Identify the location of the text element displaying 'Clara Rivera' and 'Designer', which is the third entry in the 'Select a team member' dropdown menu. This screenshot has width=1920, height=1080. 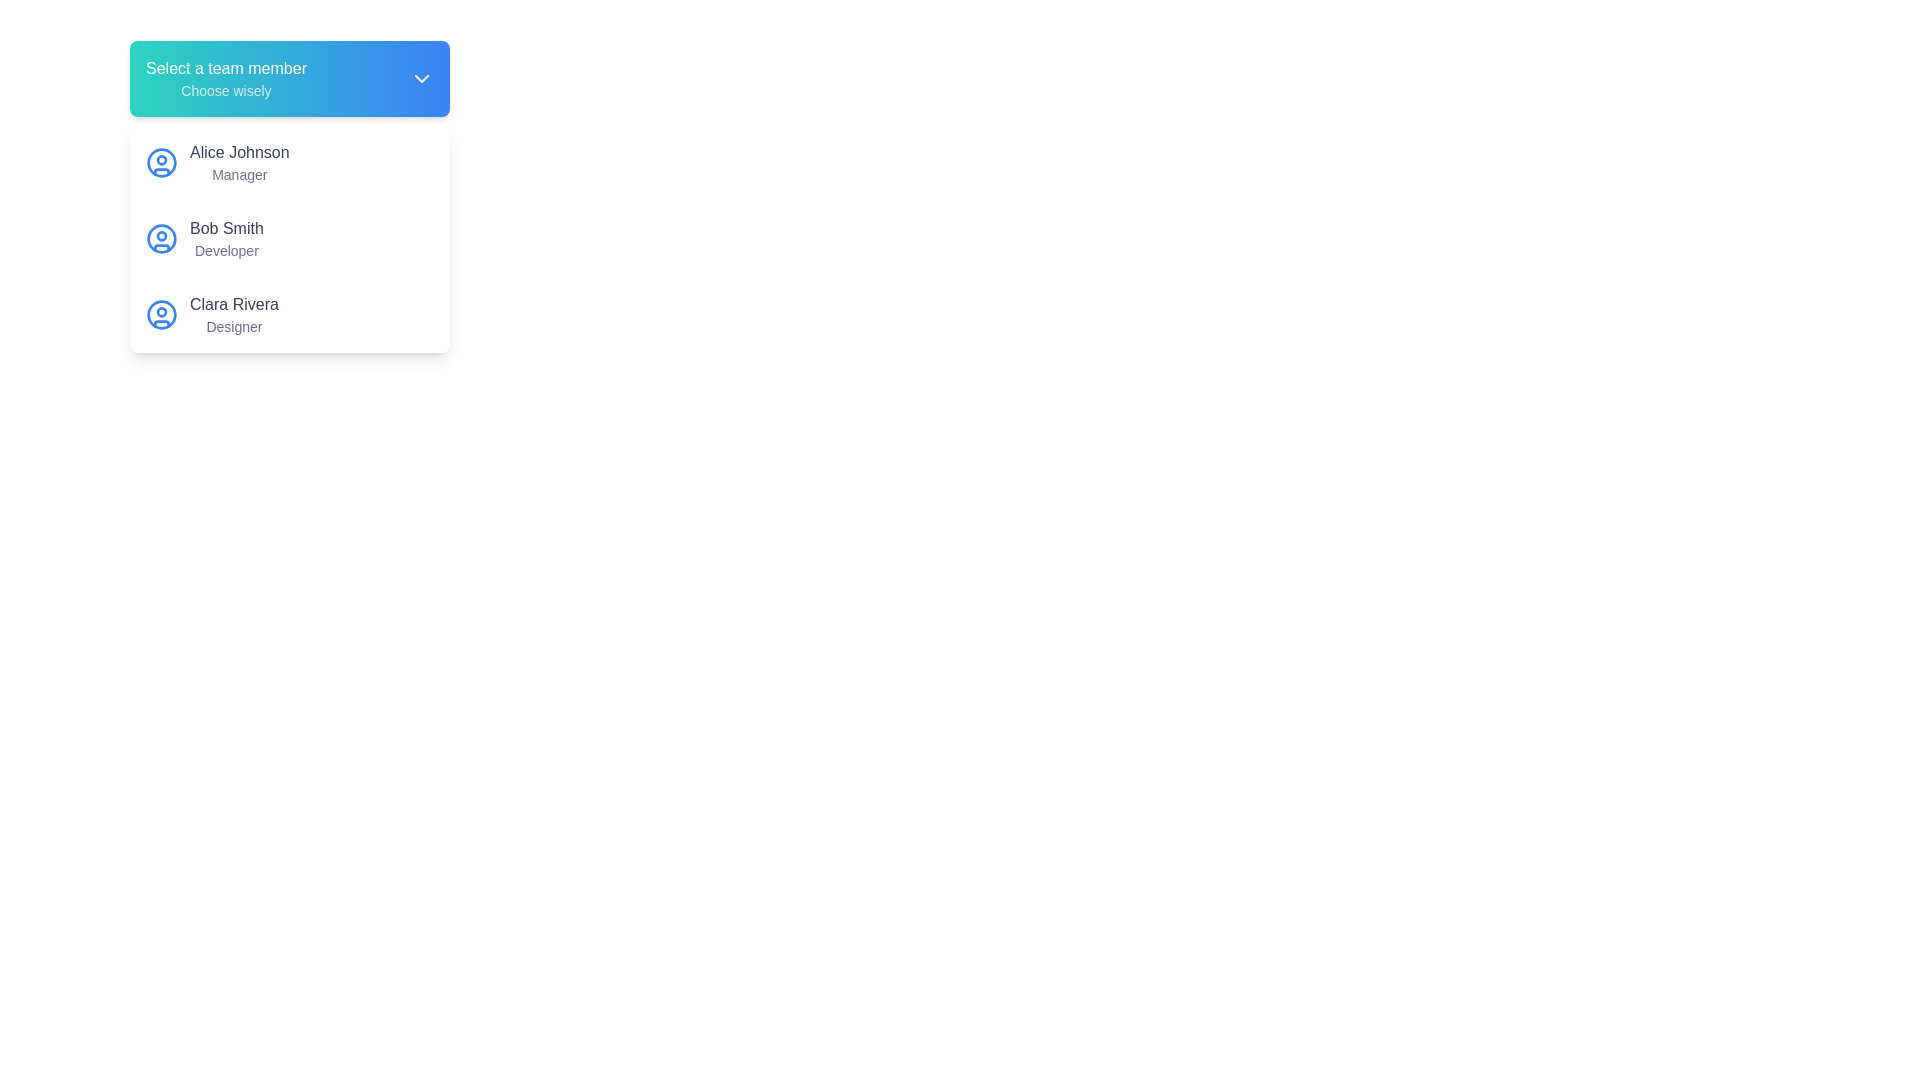
(234, 315).